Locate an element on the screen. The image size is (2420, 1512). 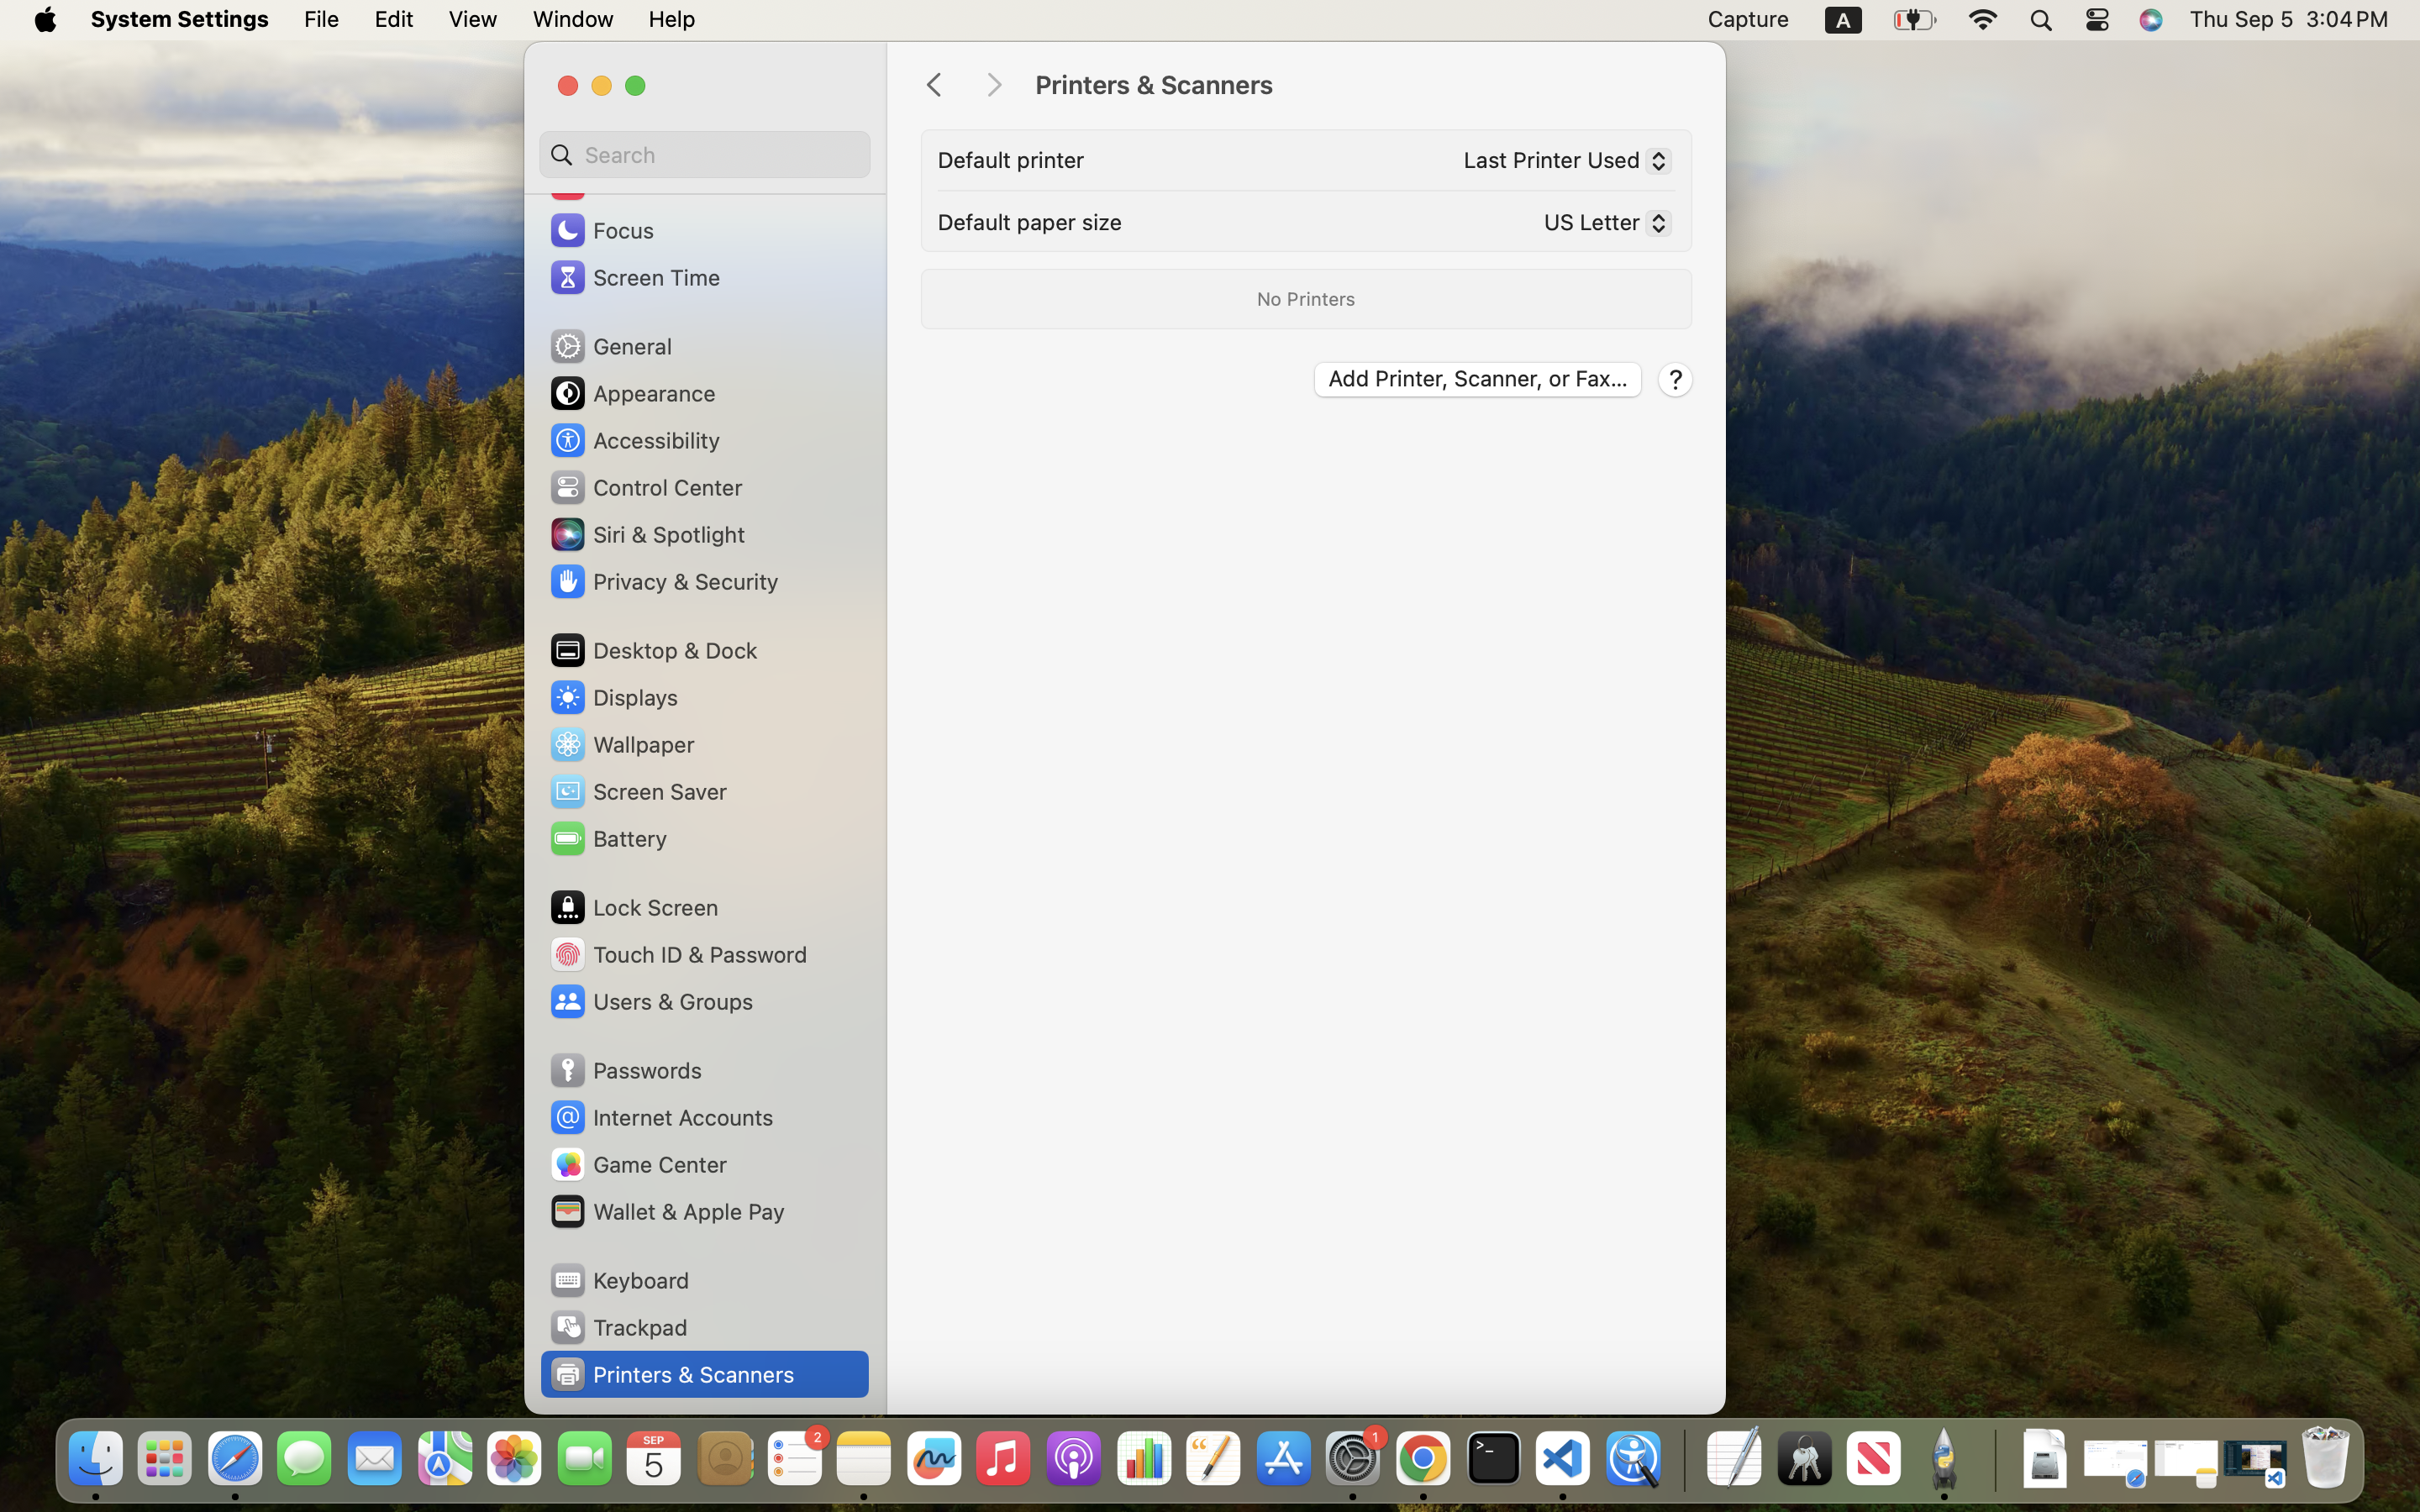
'Appearance' is located at coordinates (630, 392).